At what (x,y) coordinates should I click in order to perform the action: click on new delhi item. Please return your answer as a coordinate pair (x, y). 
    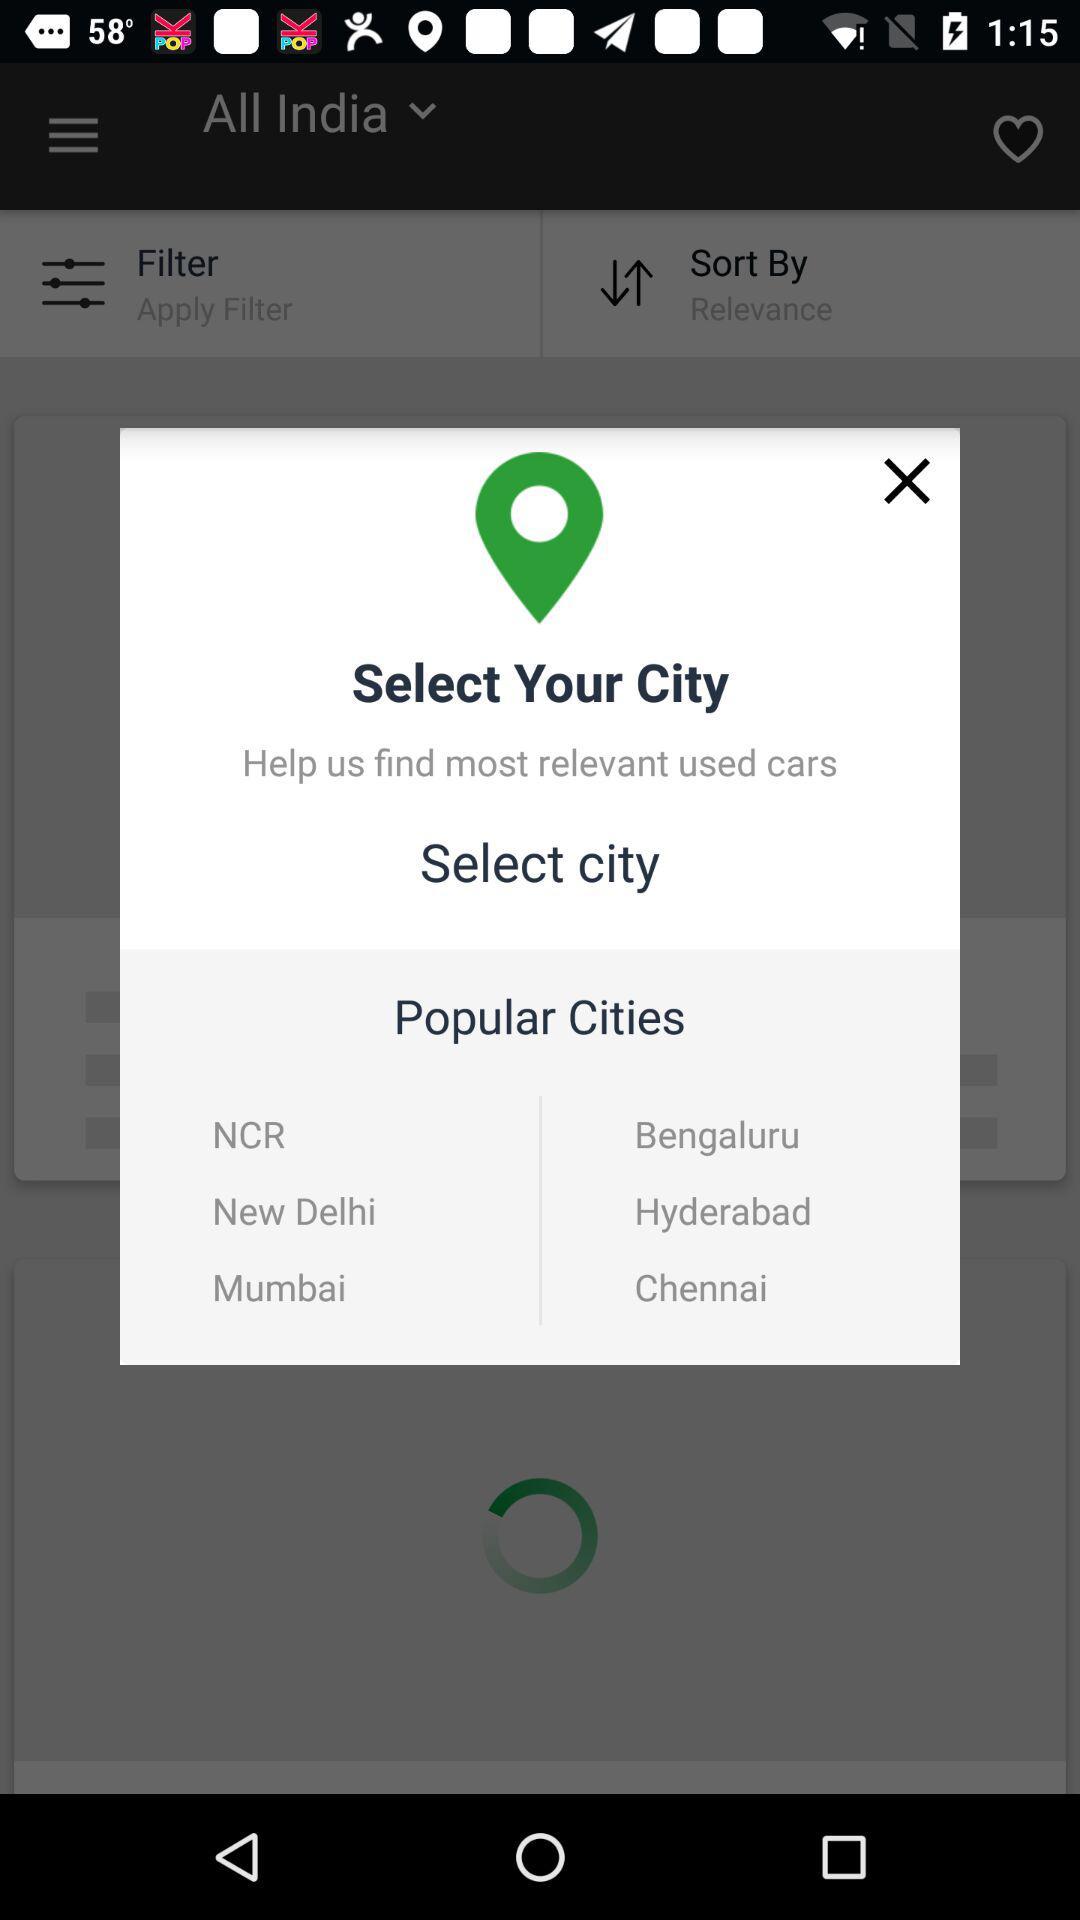
    Looking at the image, I should click on (294, 1209).